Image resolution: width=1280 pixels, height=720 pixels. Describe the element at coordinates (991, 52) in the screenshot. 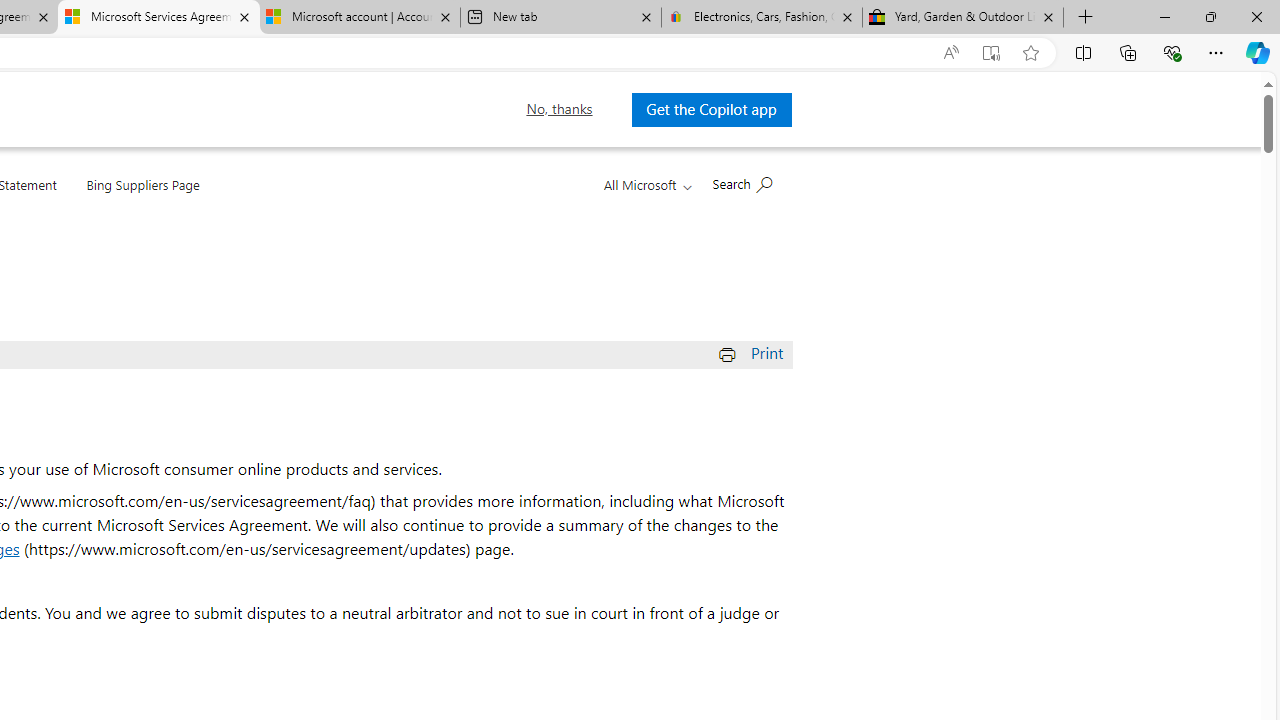

I see `'Enter Immersive Reader (F9)'` at that location.